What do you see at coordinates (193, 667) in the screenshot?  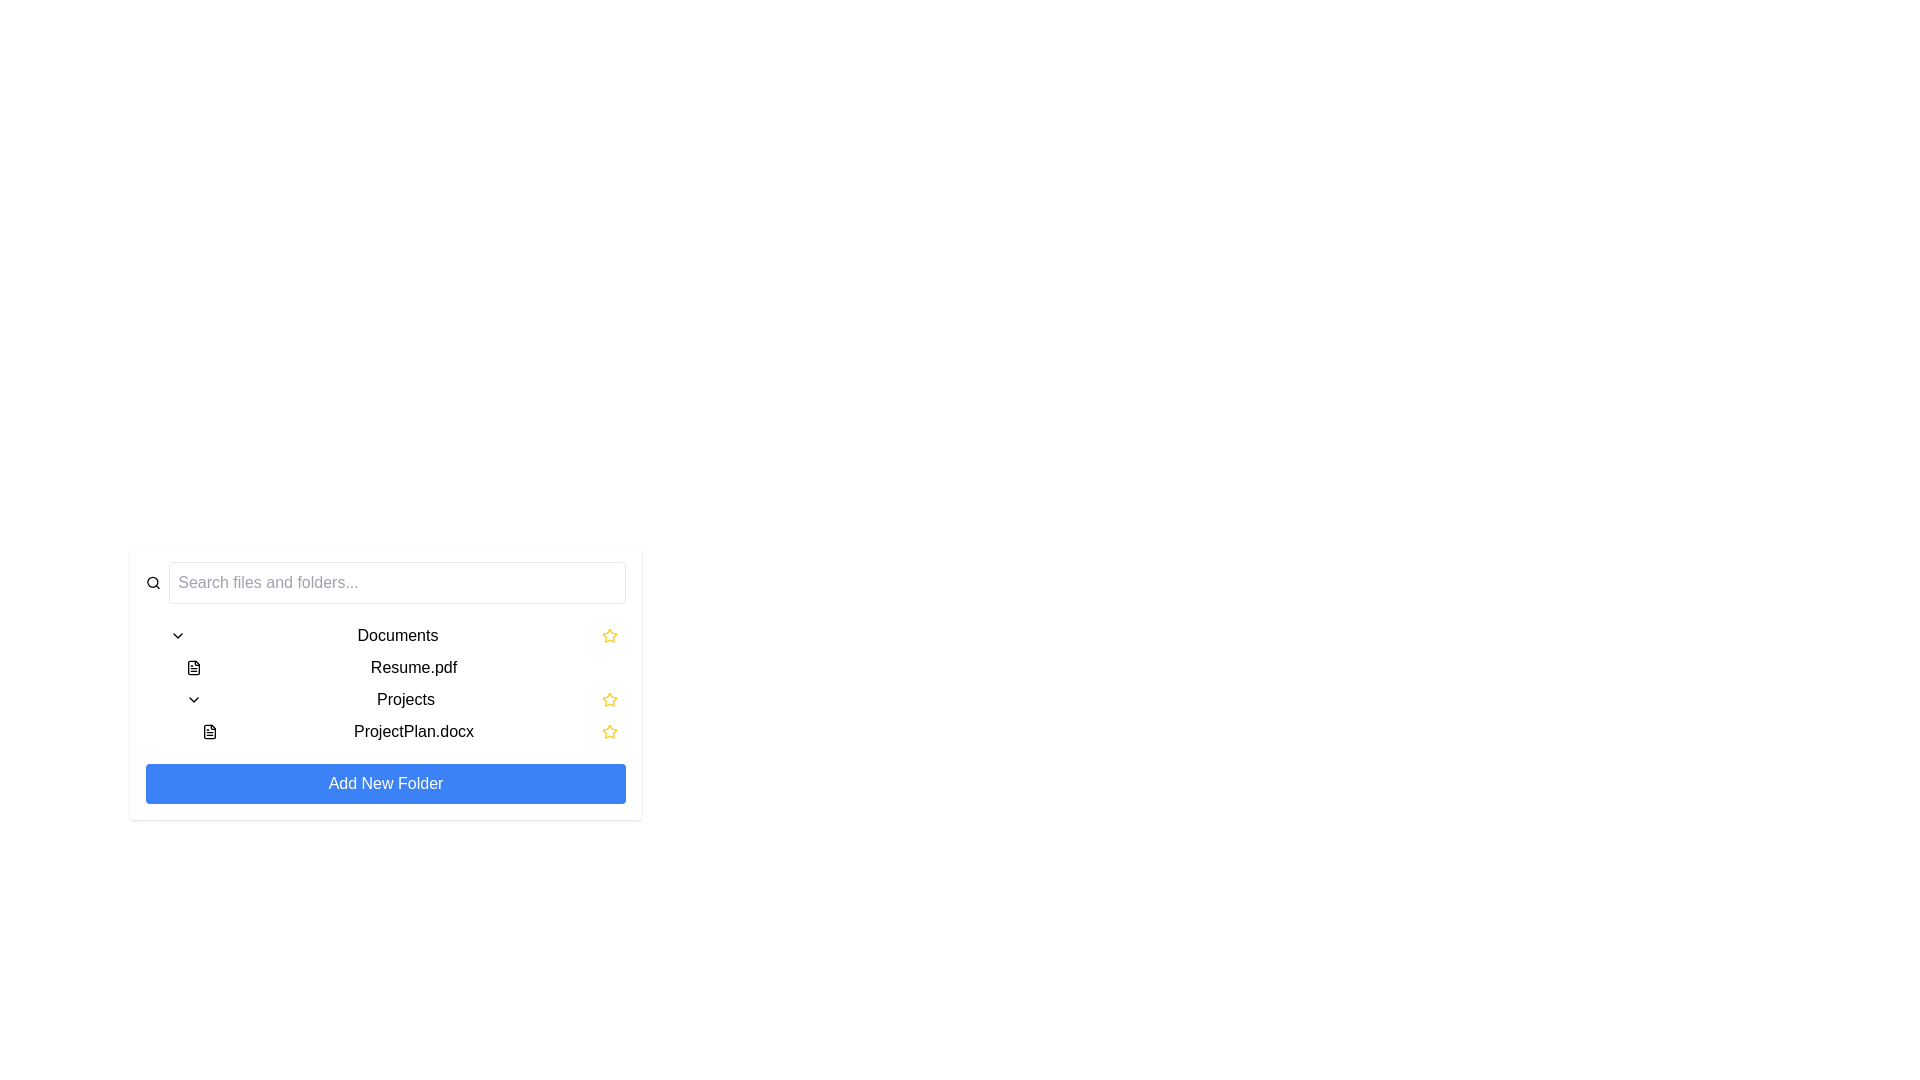 I see `the top-left portion of the file document icon, which has a folded corner` at bounding box center [193, 667].